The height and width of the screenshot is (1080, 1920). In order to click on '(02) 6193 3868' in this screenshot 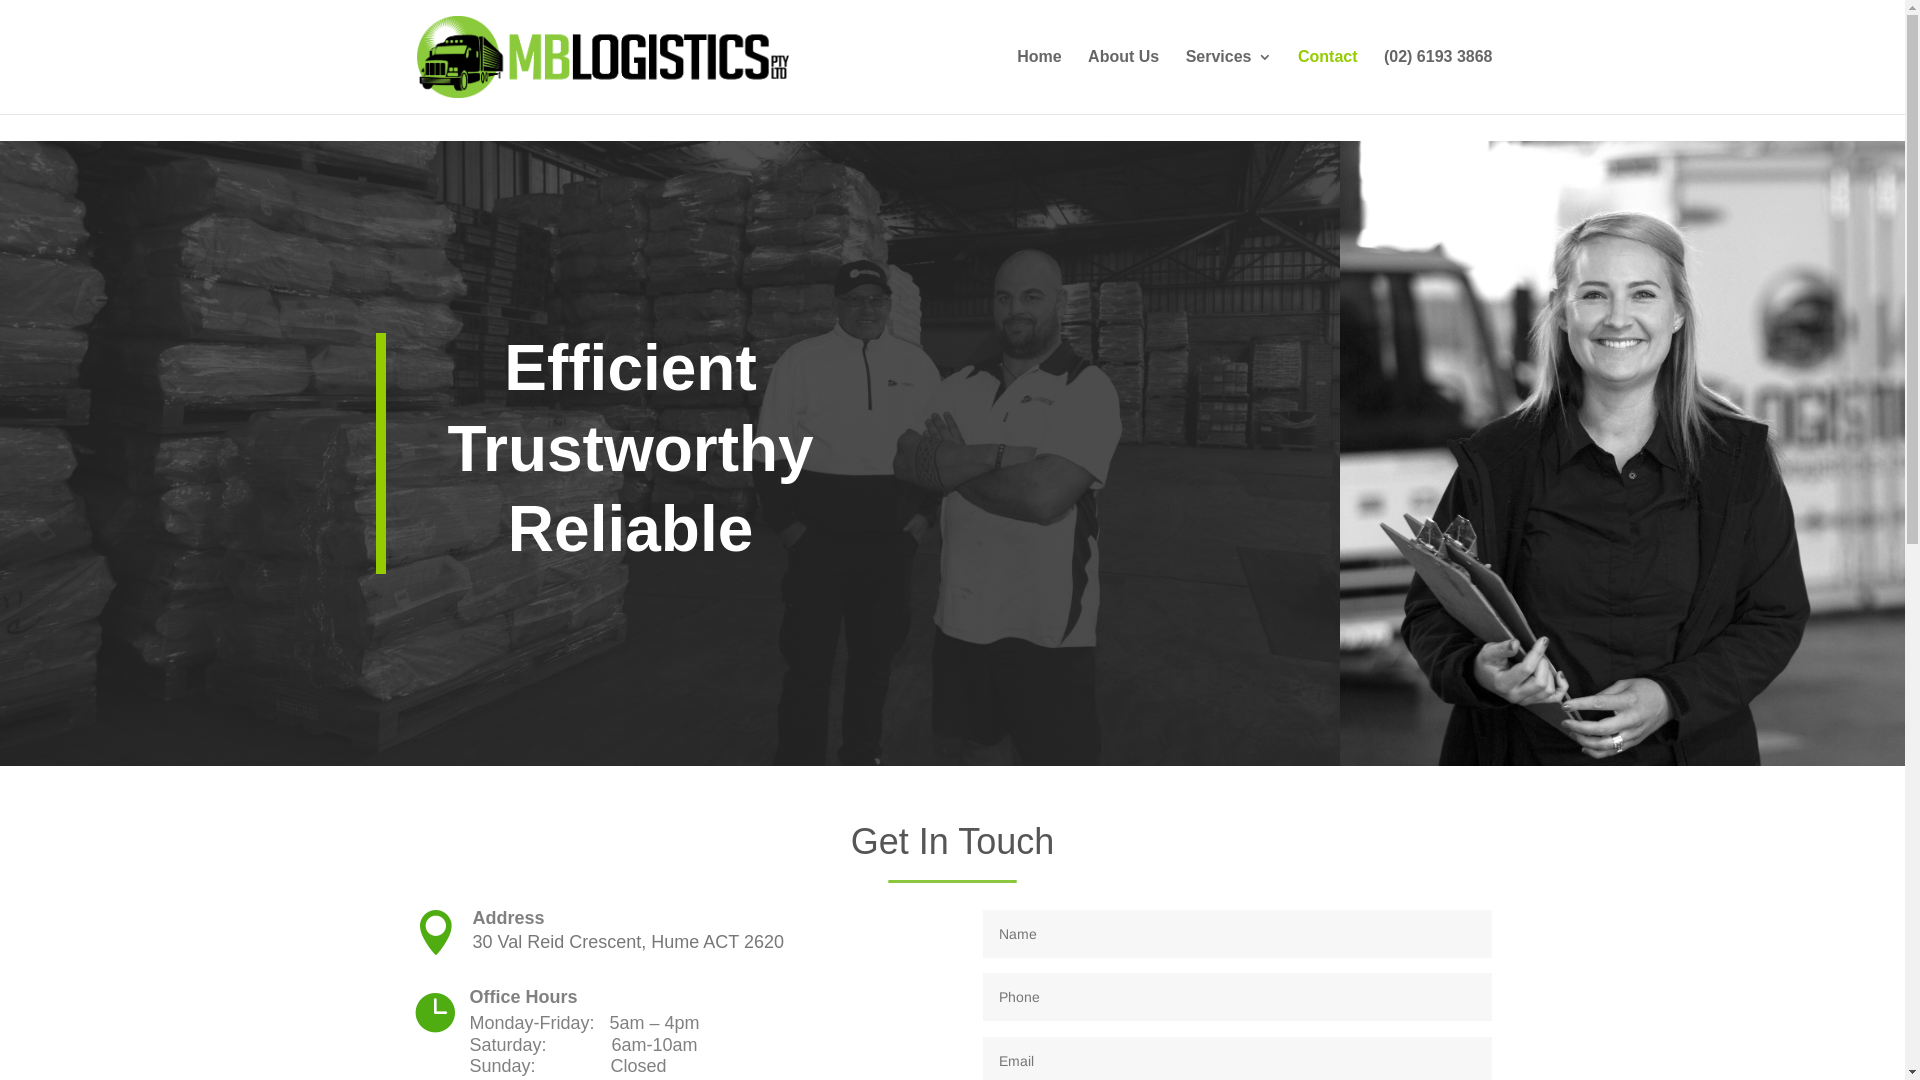, I will do `click(1437, 80)`.